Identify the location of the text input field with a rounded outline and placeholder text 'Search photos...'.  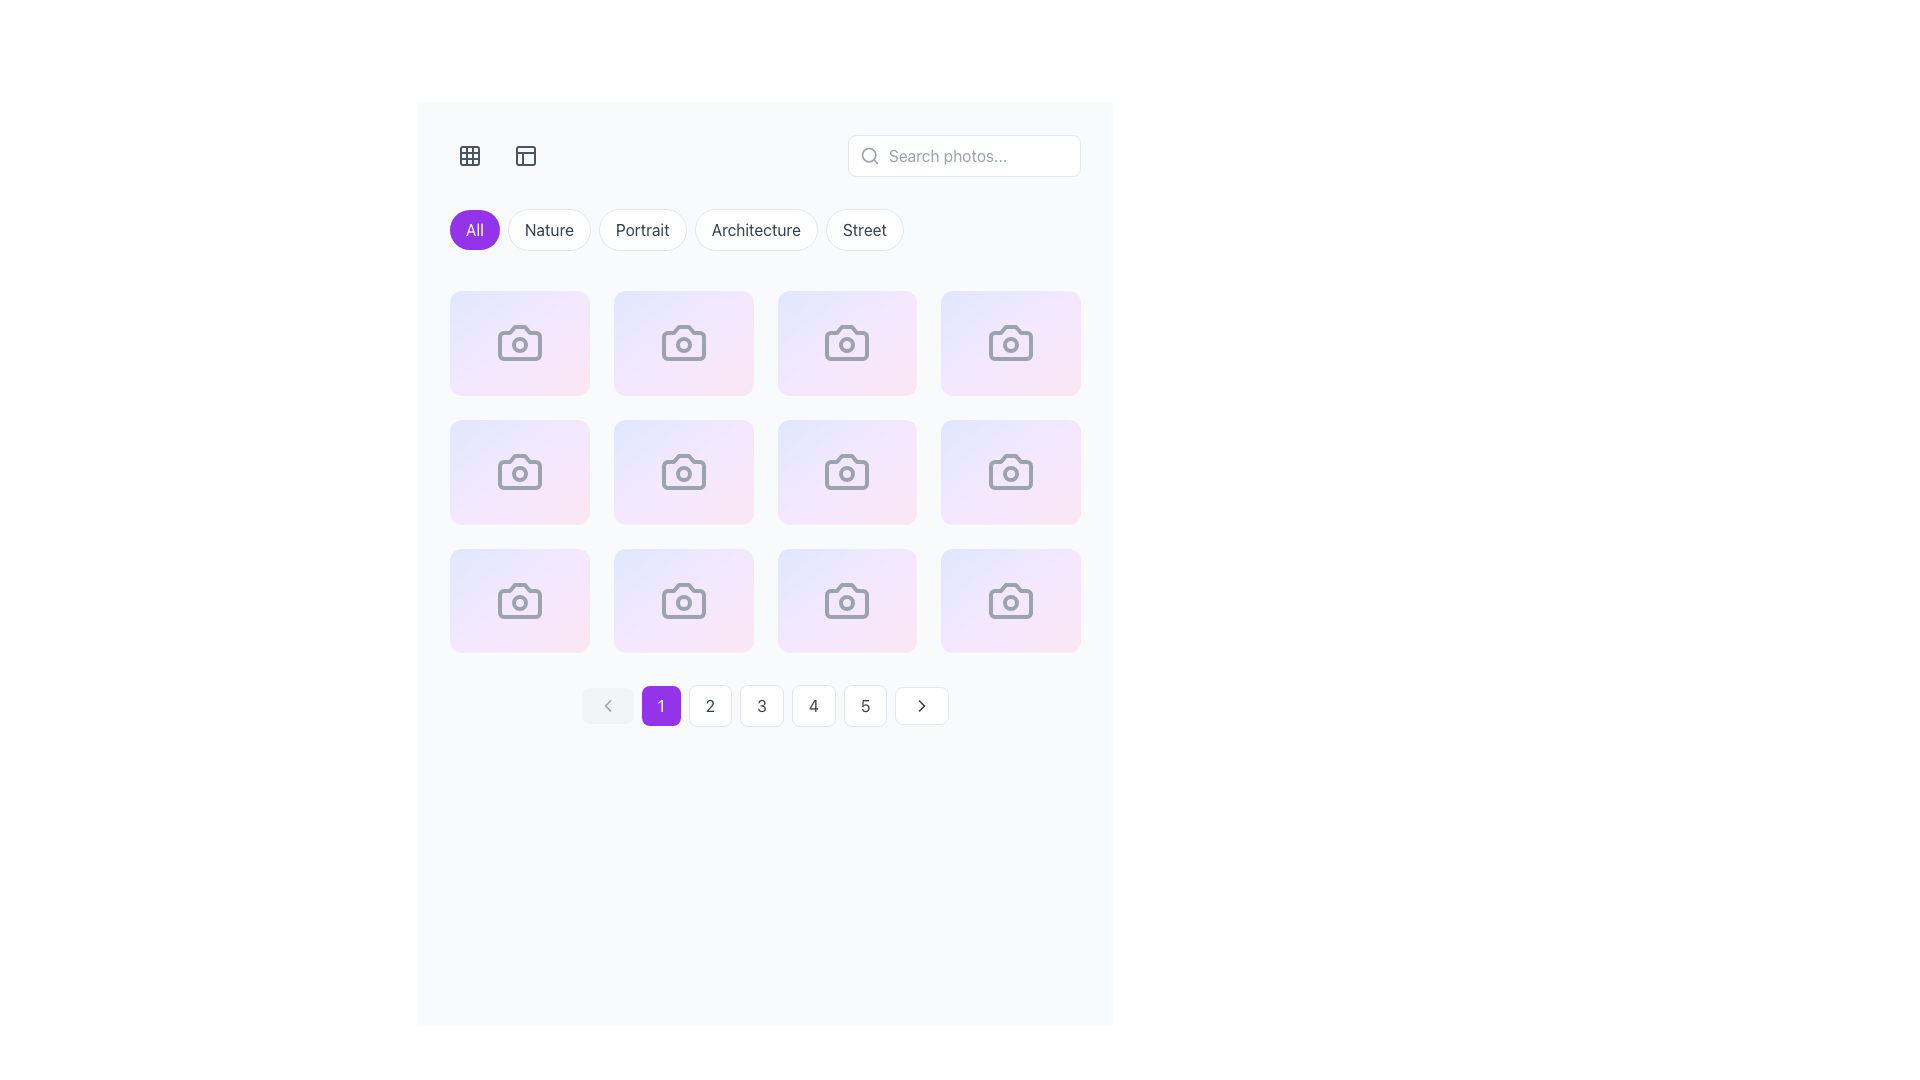
(964, 154).